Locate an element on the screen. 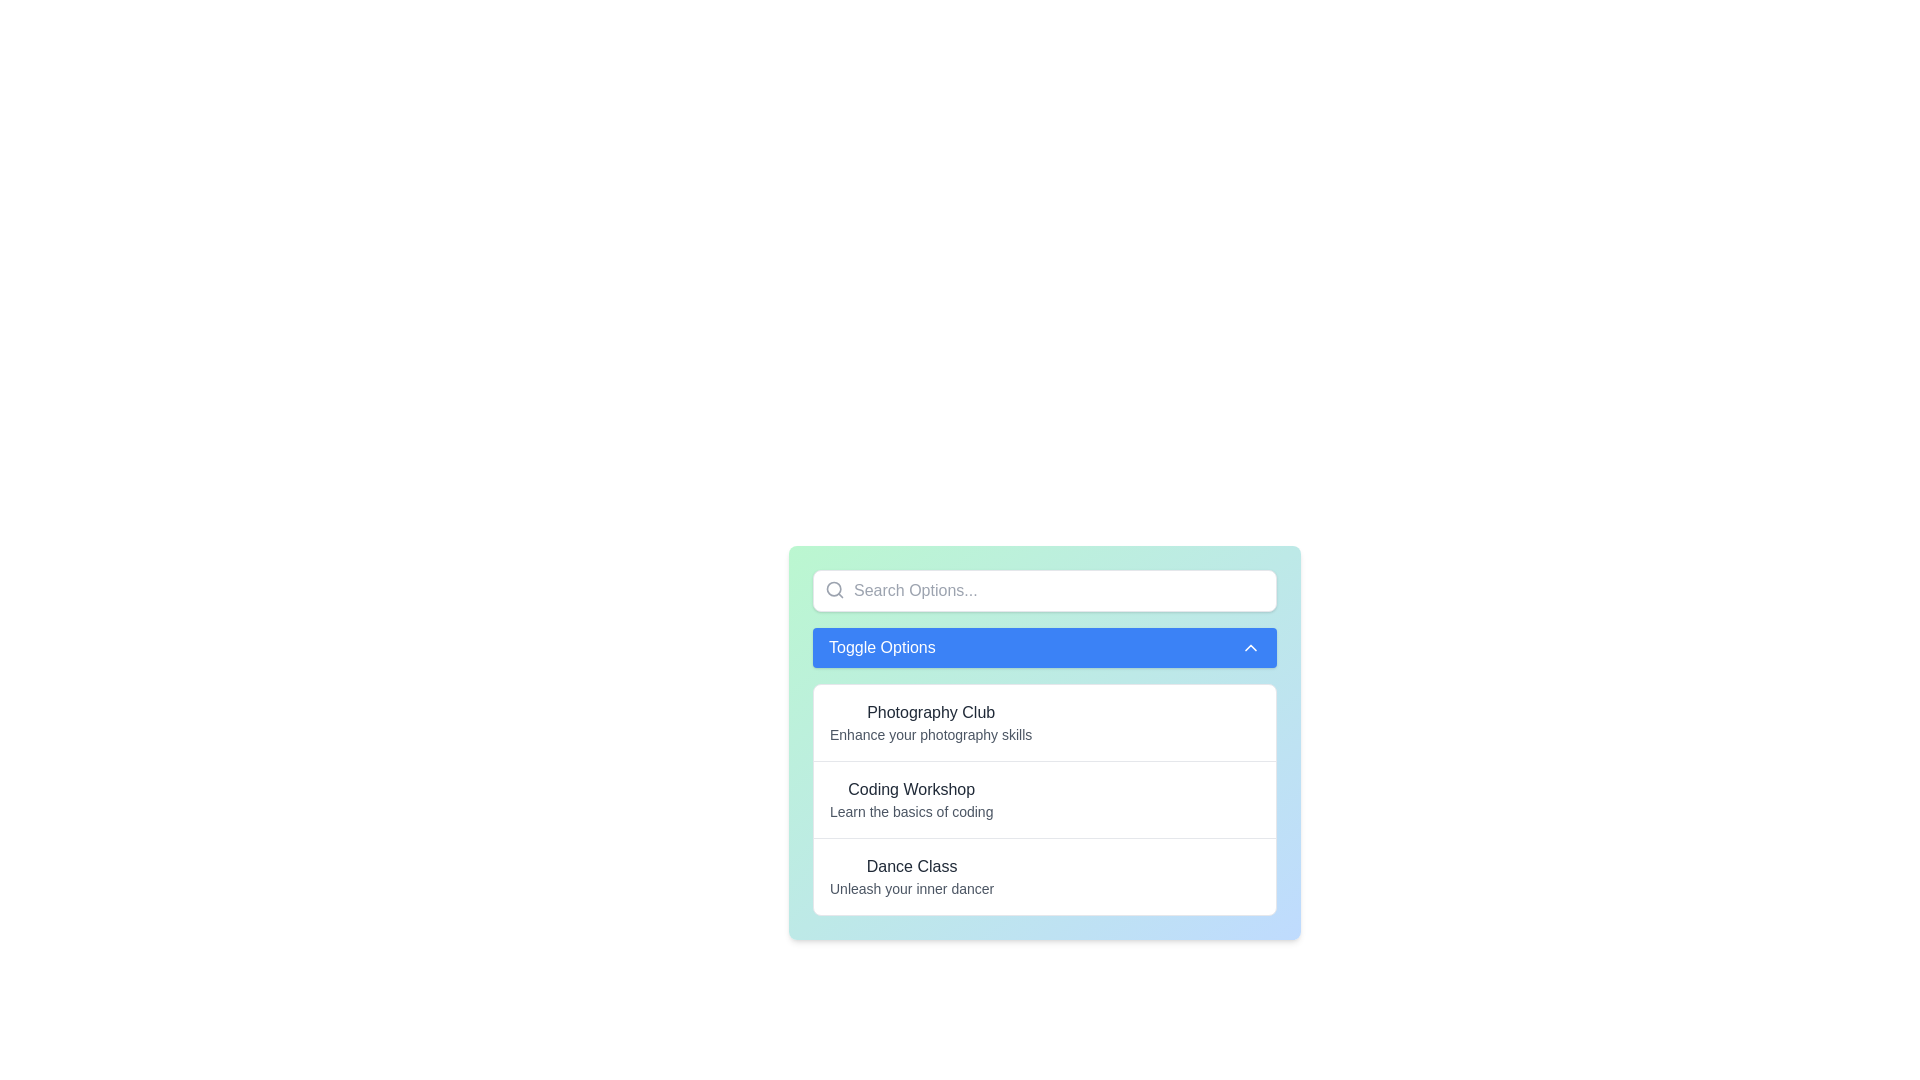  the upward-pointing chevron icon located on the far-right side of the blue button labeled 'Toggle Options' is located at coordinates (1250, 648).